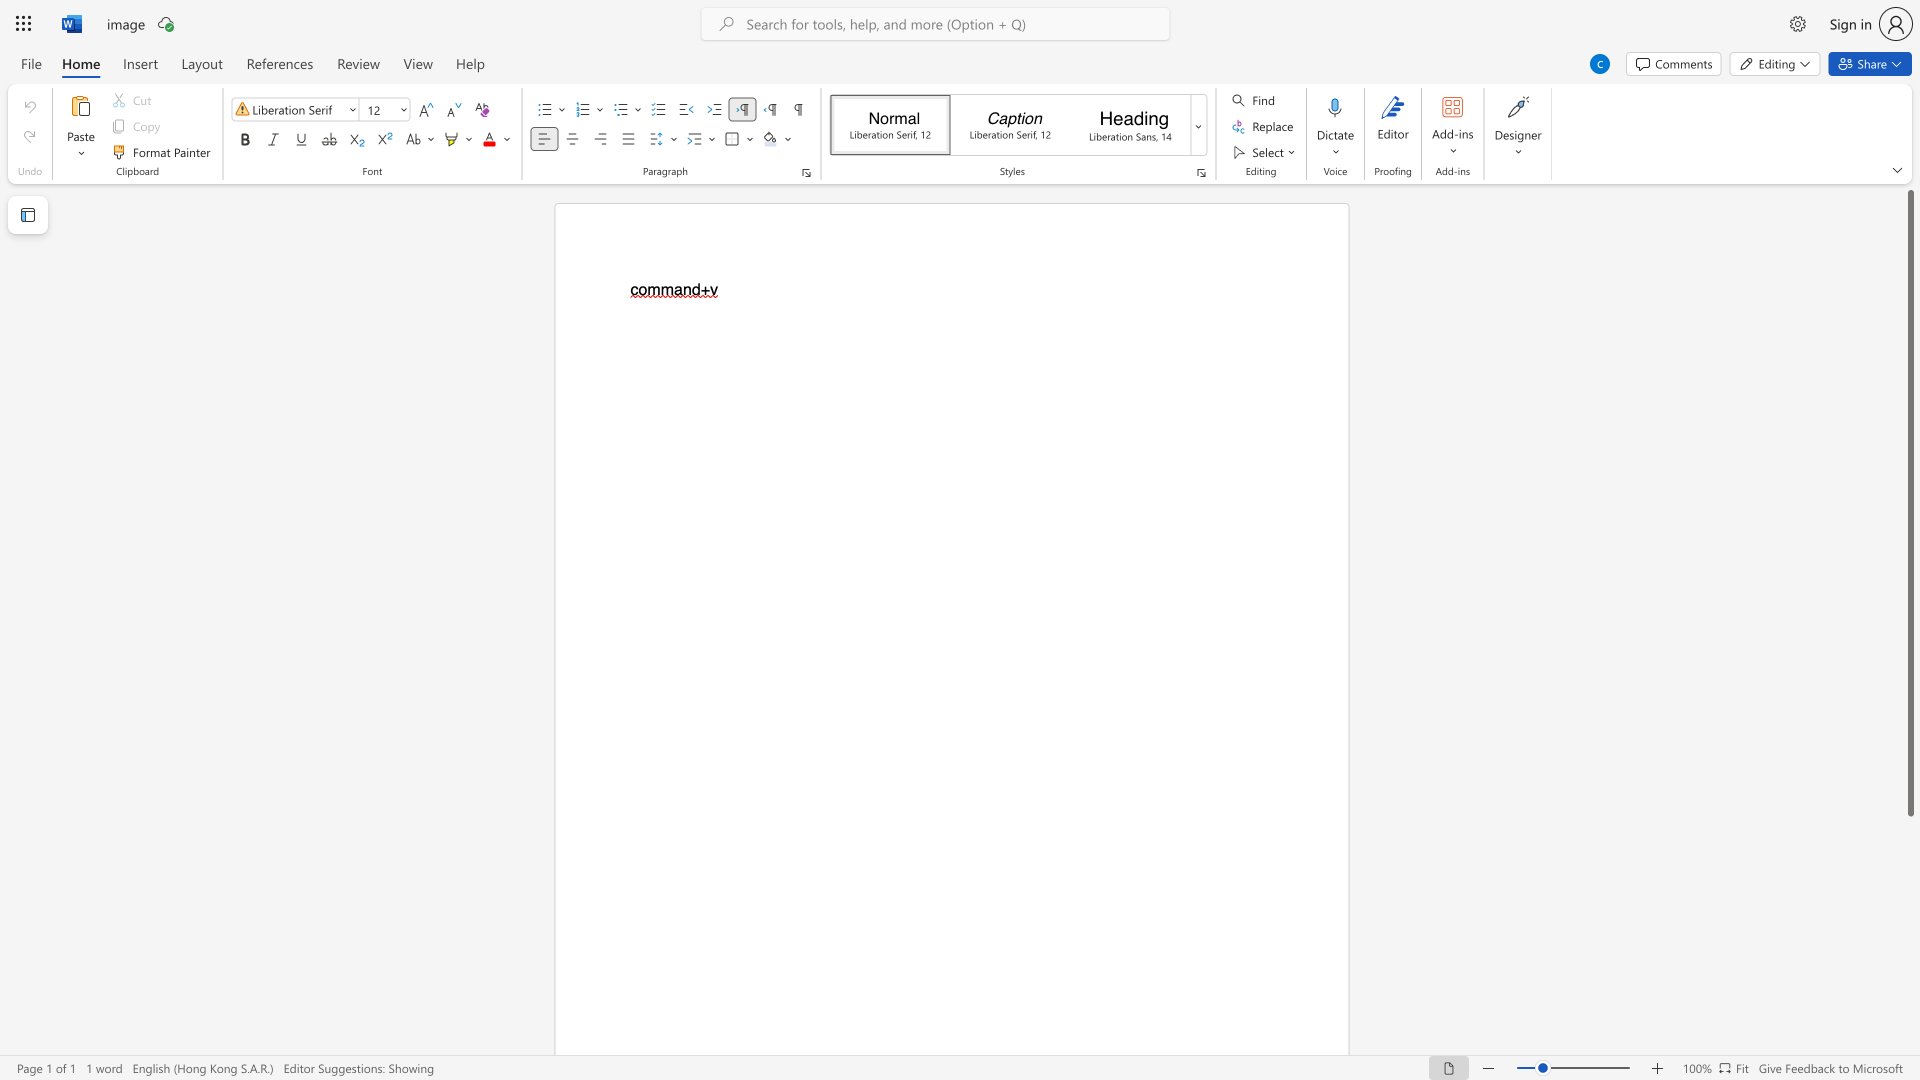 The width and height of the screenshot is (1920, 1080). Describe the element at coordinates (1909, 948) in the screenshot. I see `the scrollbar to move the page down` at that location.